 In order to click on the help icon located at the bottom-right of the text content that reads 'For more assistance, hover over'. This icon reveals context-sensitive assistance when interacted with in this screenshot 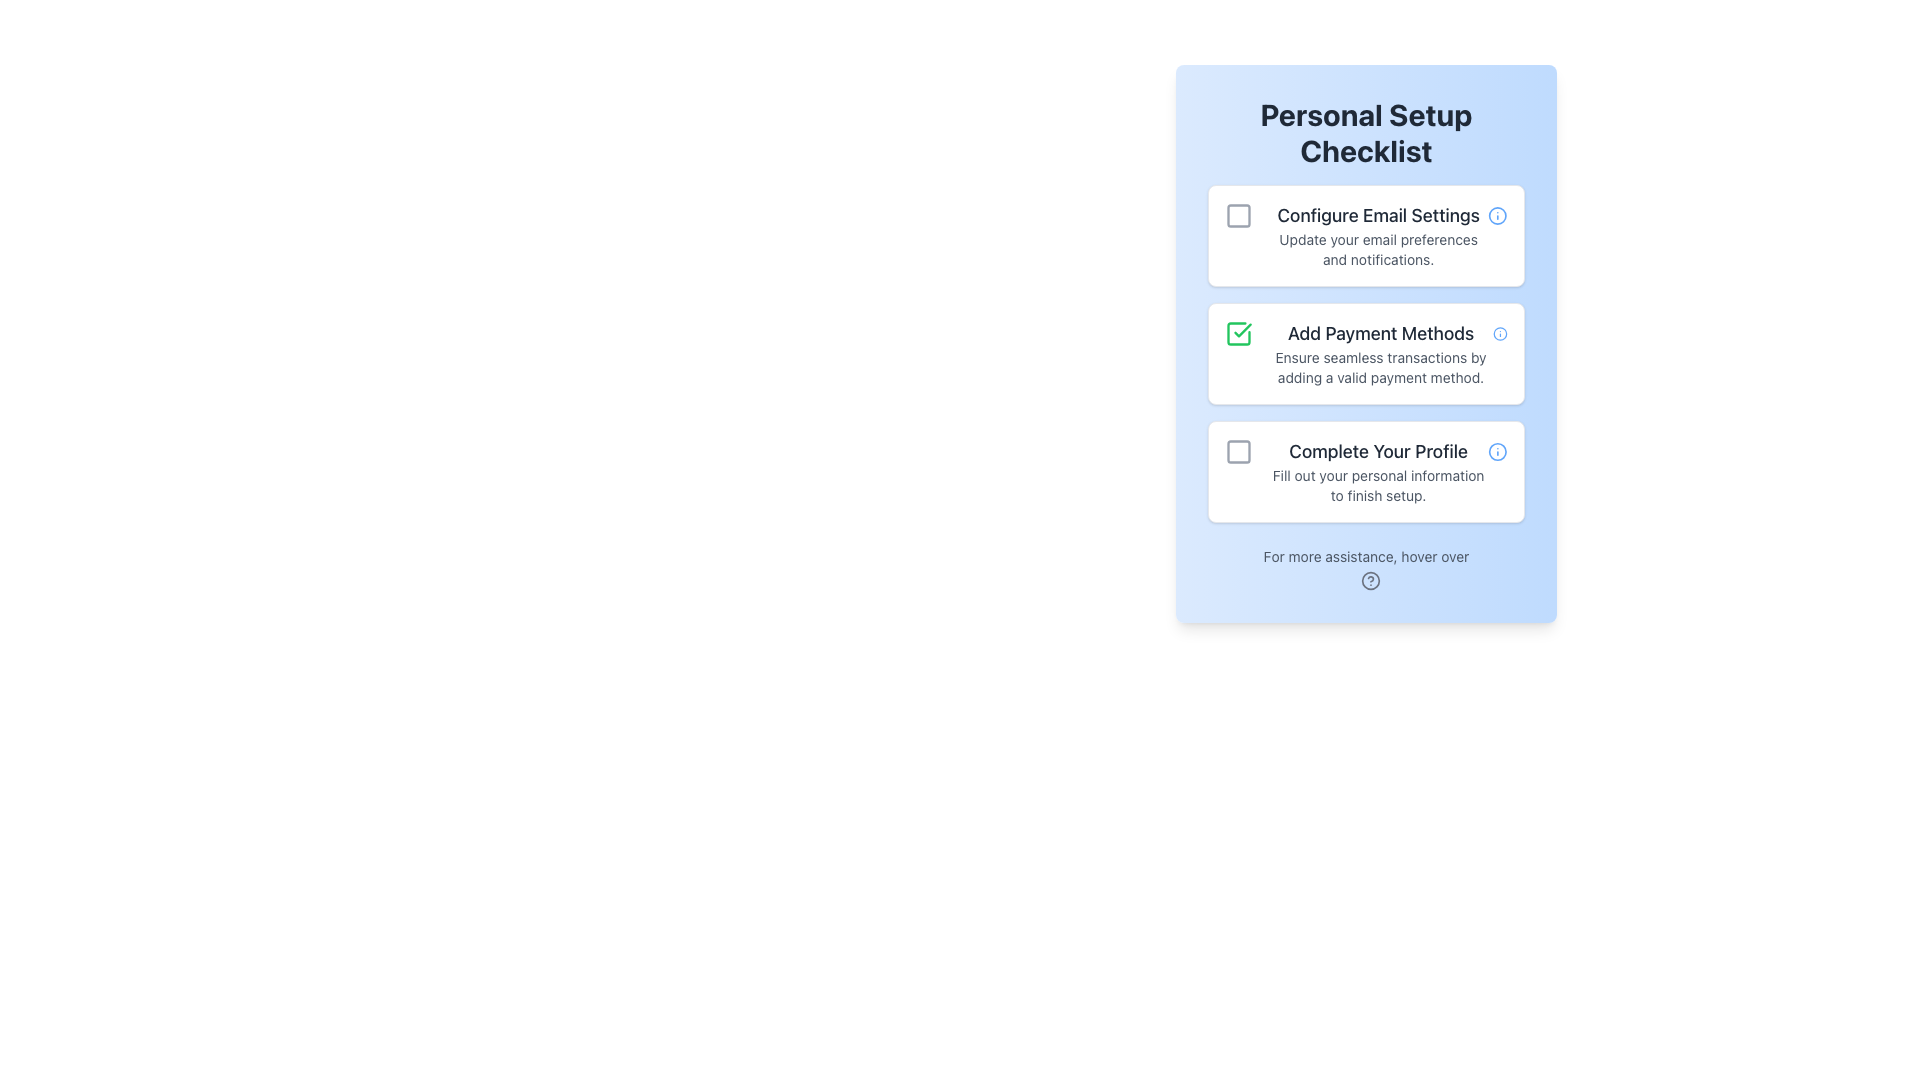, I will do `click(1369, 580)`.